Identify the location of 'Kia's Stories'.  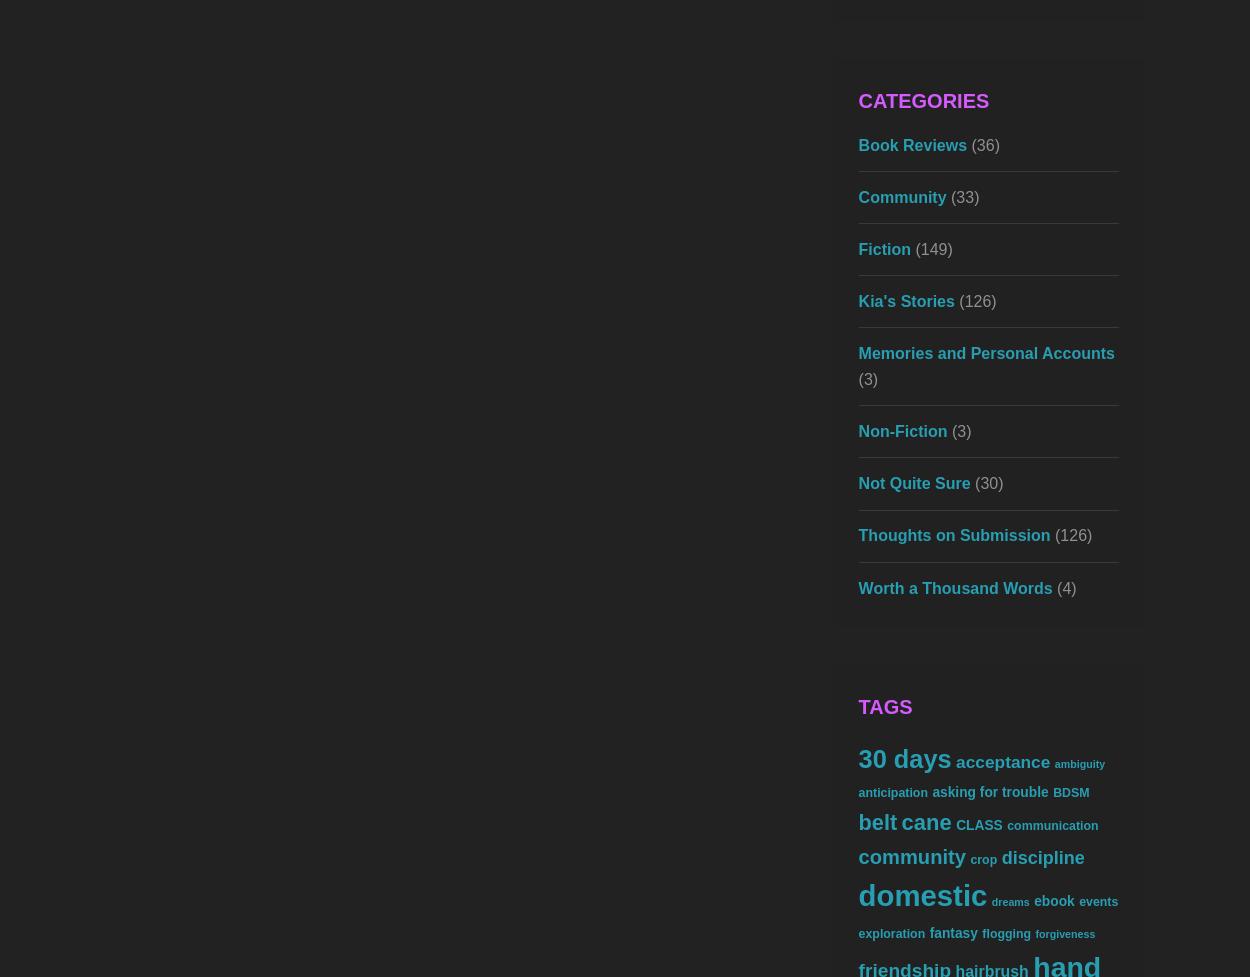
(857, 300).